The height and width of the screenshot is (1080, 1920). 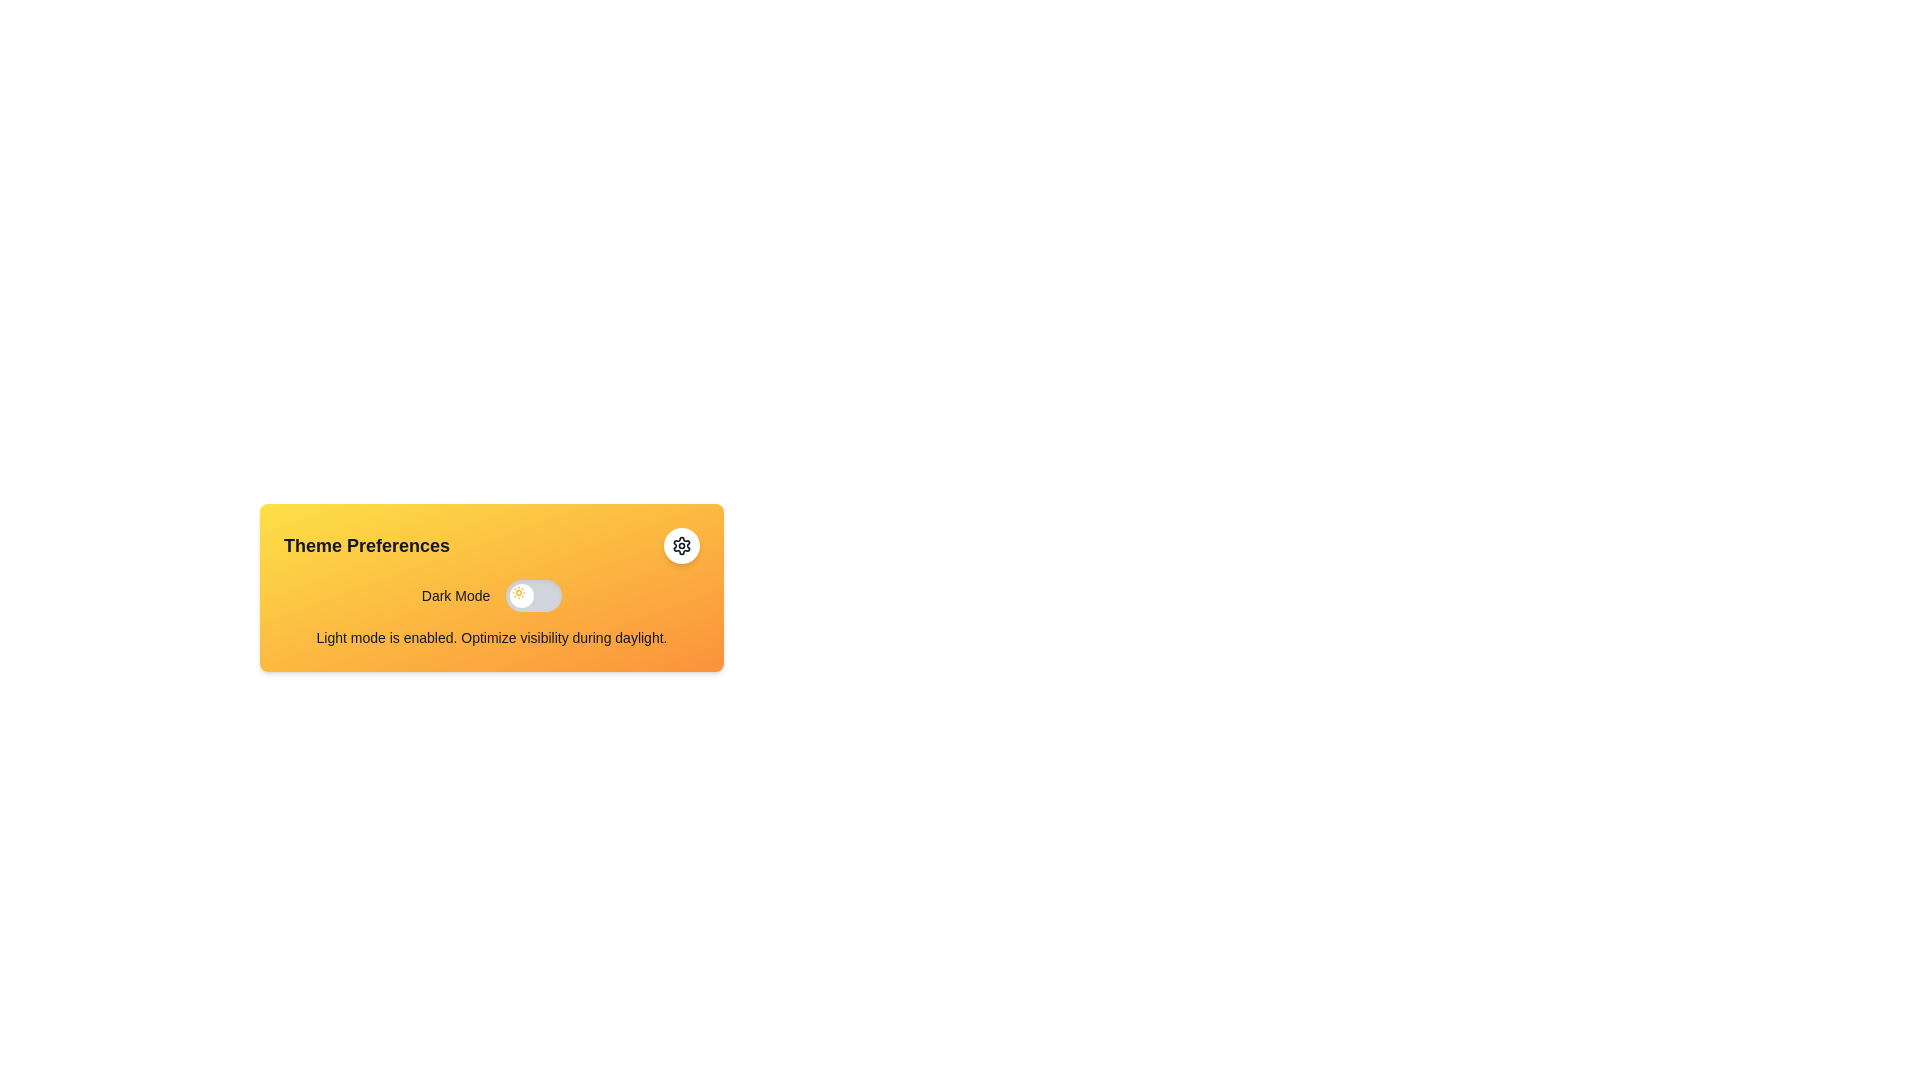 I want to click on the toggle switch located in the lower right portion beneath 'Theme Preferences', so click(x=491, y=595).